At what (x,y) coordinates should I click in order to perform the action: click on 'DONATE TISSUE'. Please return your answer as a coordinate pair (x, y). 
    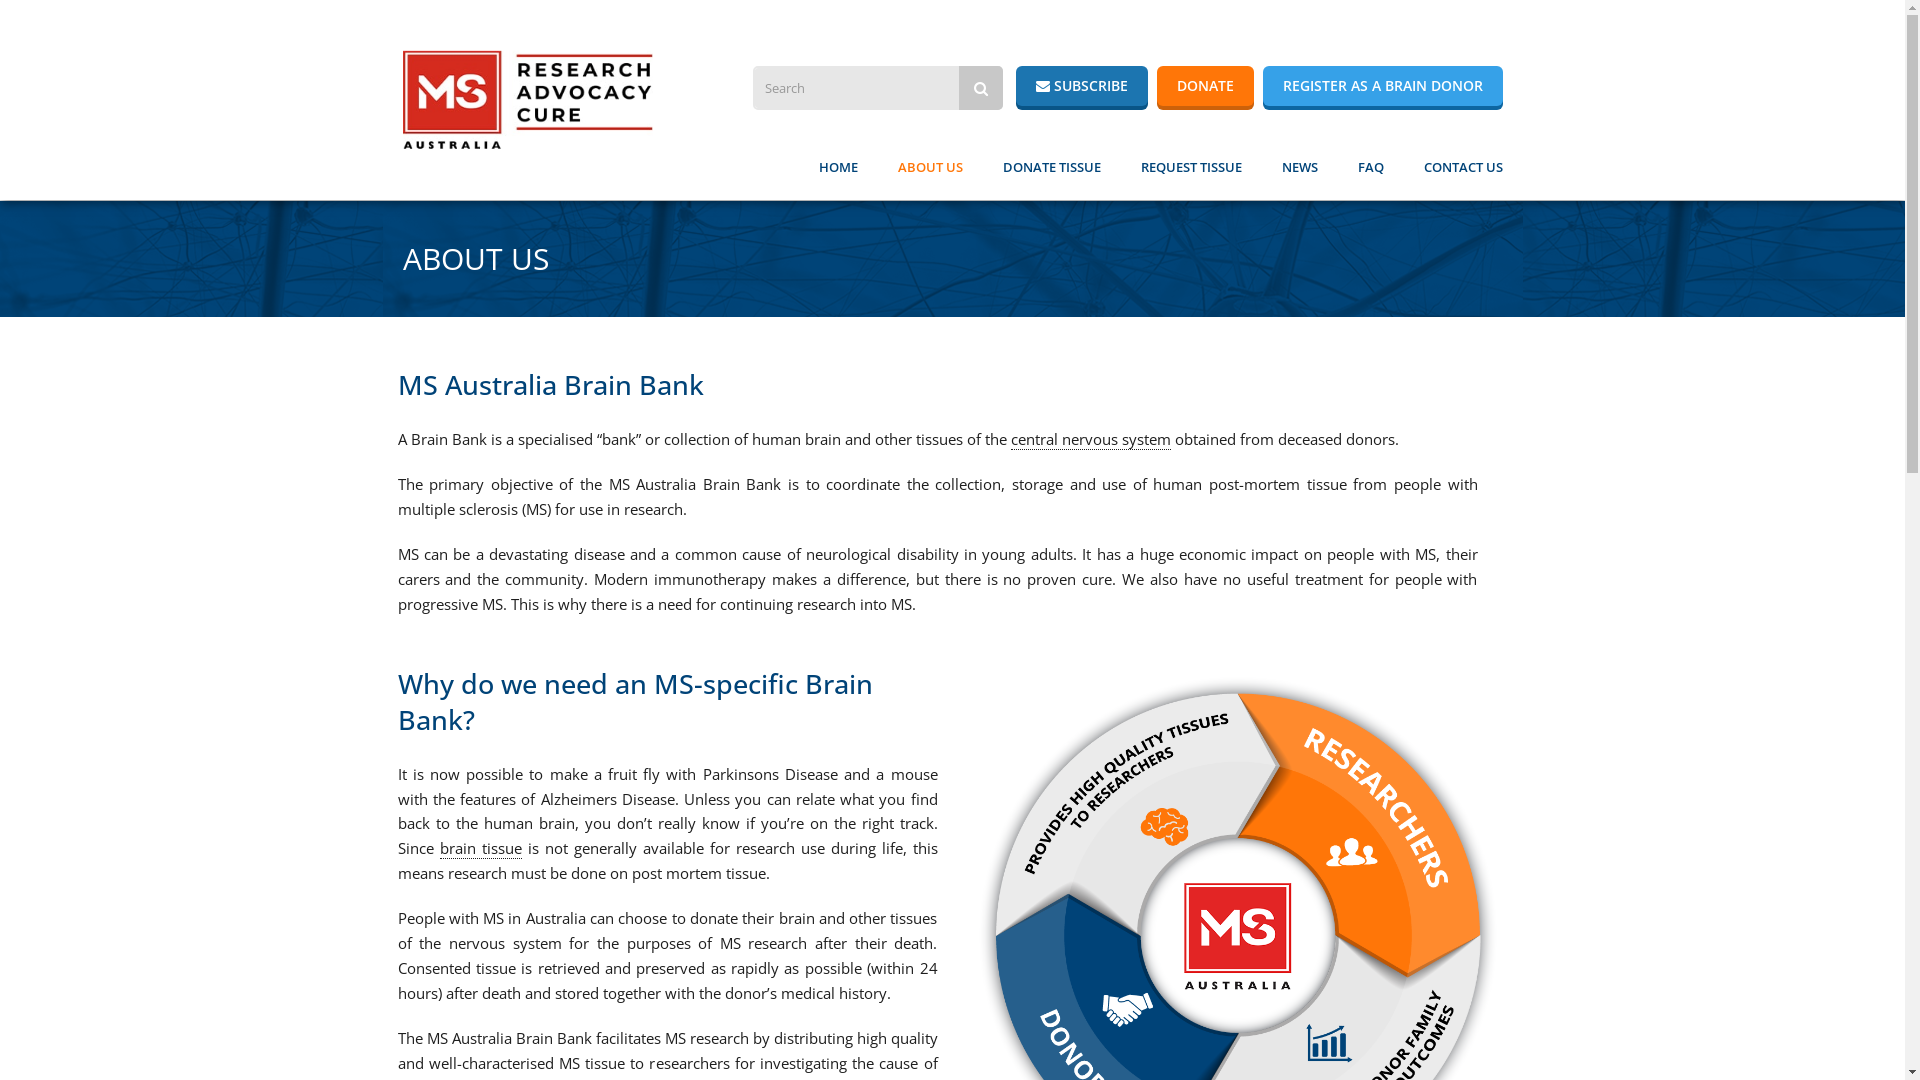
    Looking at the image, I should click on (1050, 164).